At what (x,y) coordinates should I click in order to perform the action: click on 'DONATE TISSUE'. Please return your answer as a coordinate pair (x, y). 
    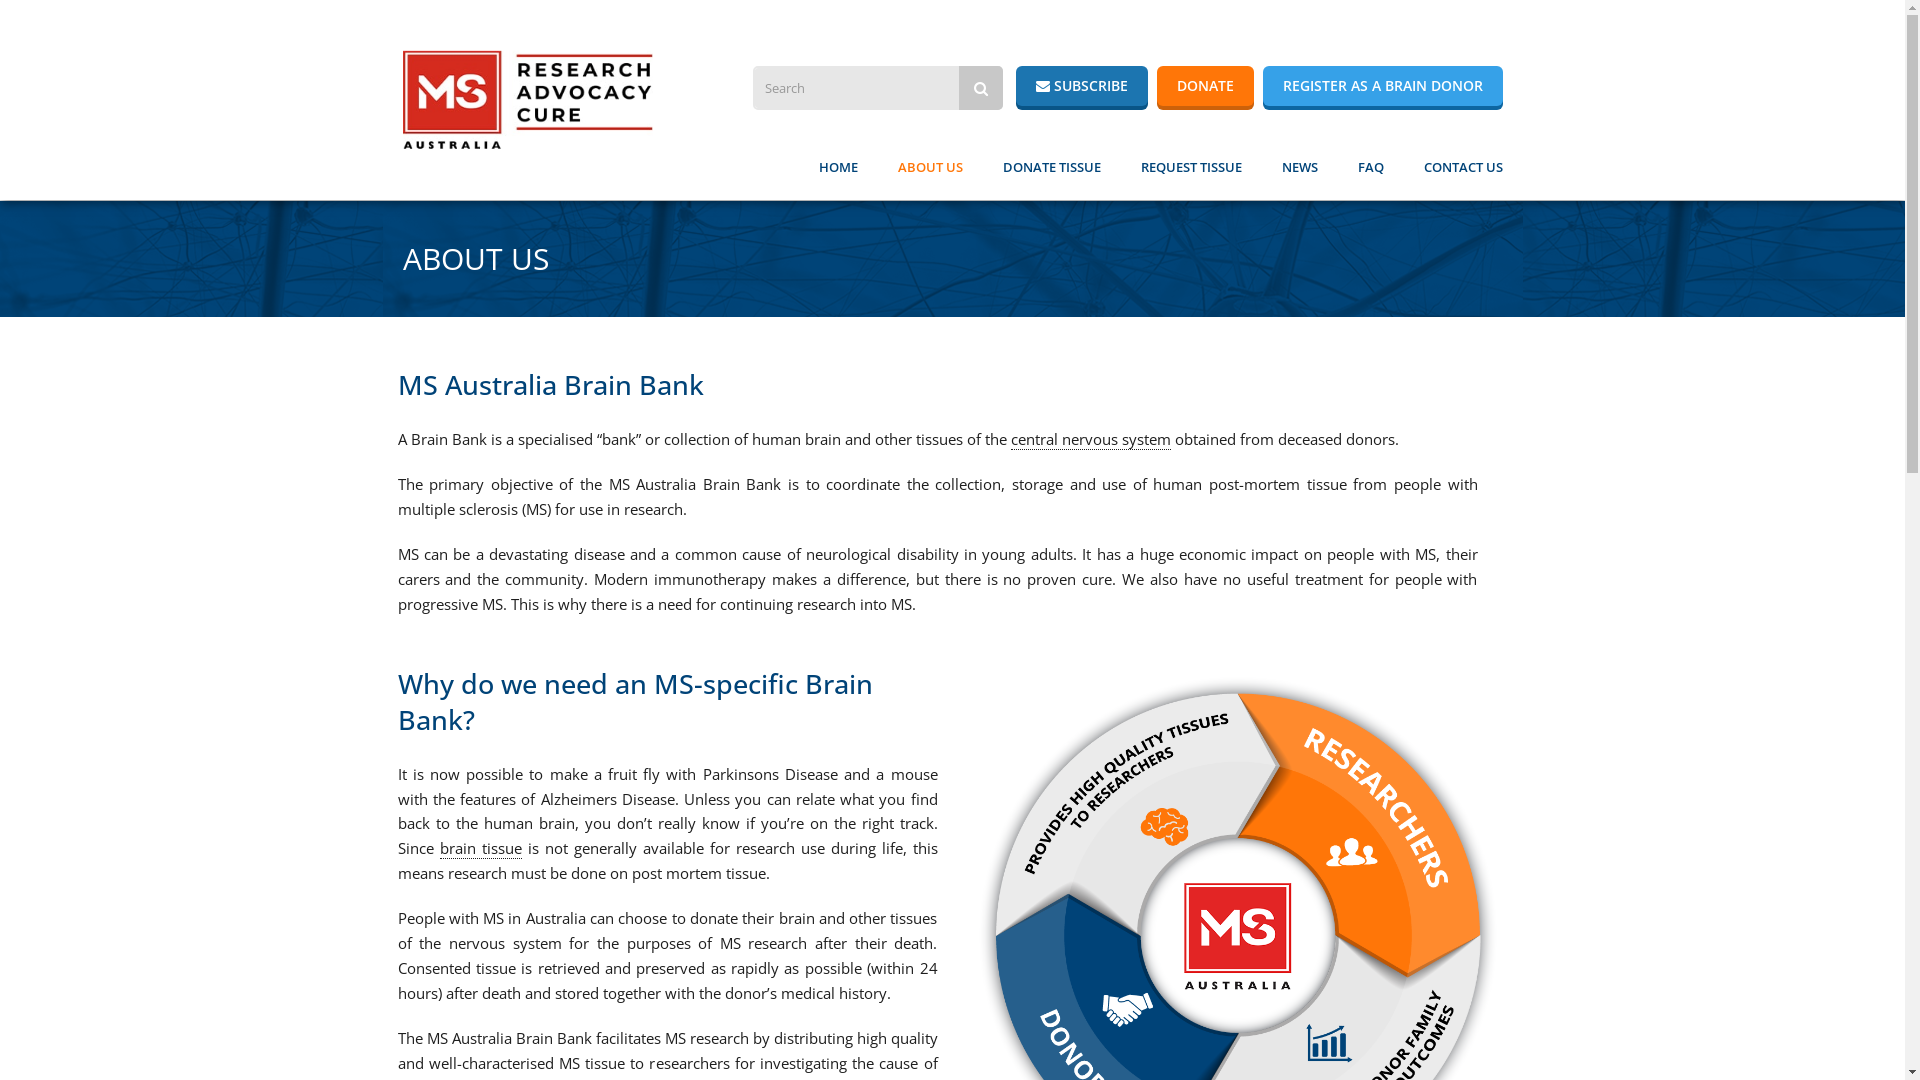
    Looking at the image, I should click on (1050, 164).